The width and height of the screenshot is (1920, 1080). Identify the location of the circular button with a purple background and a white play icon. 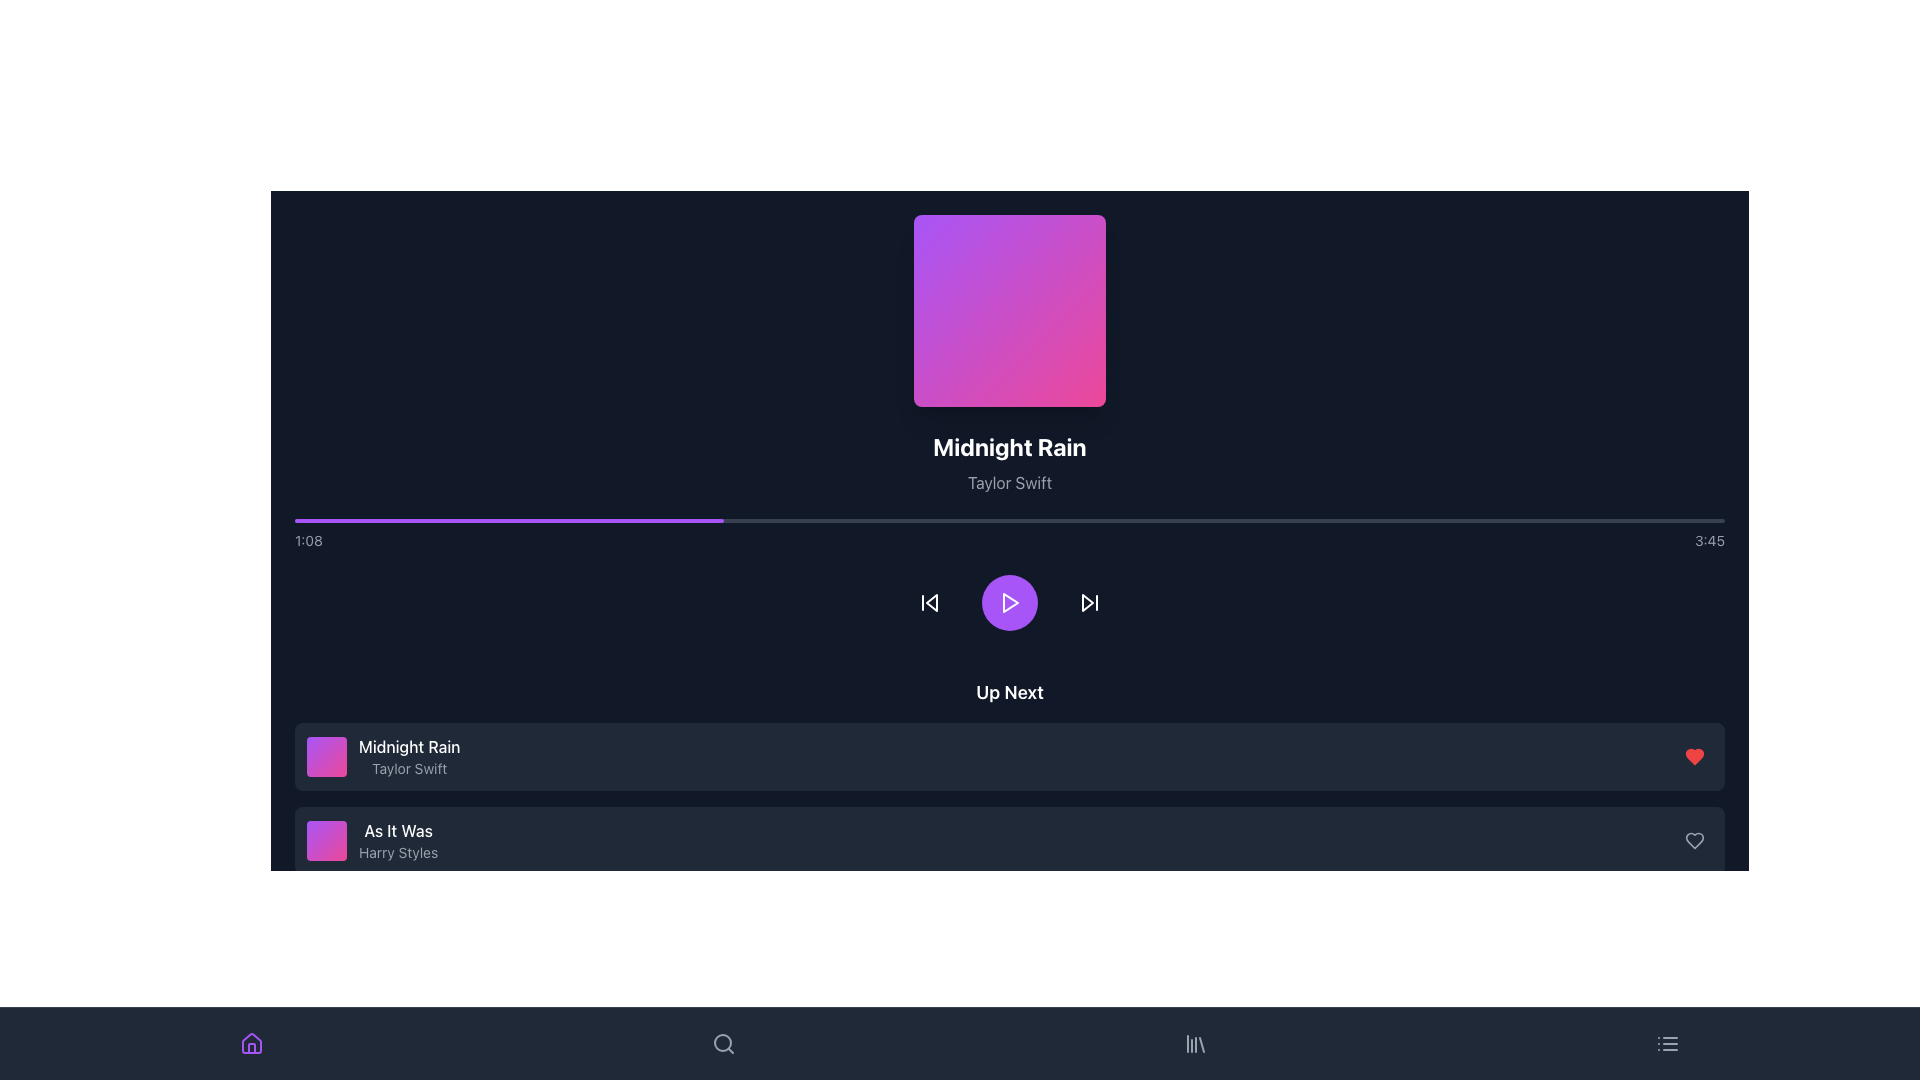
(1009, 601).